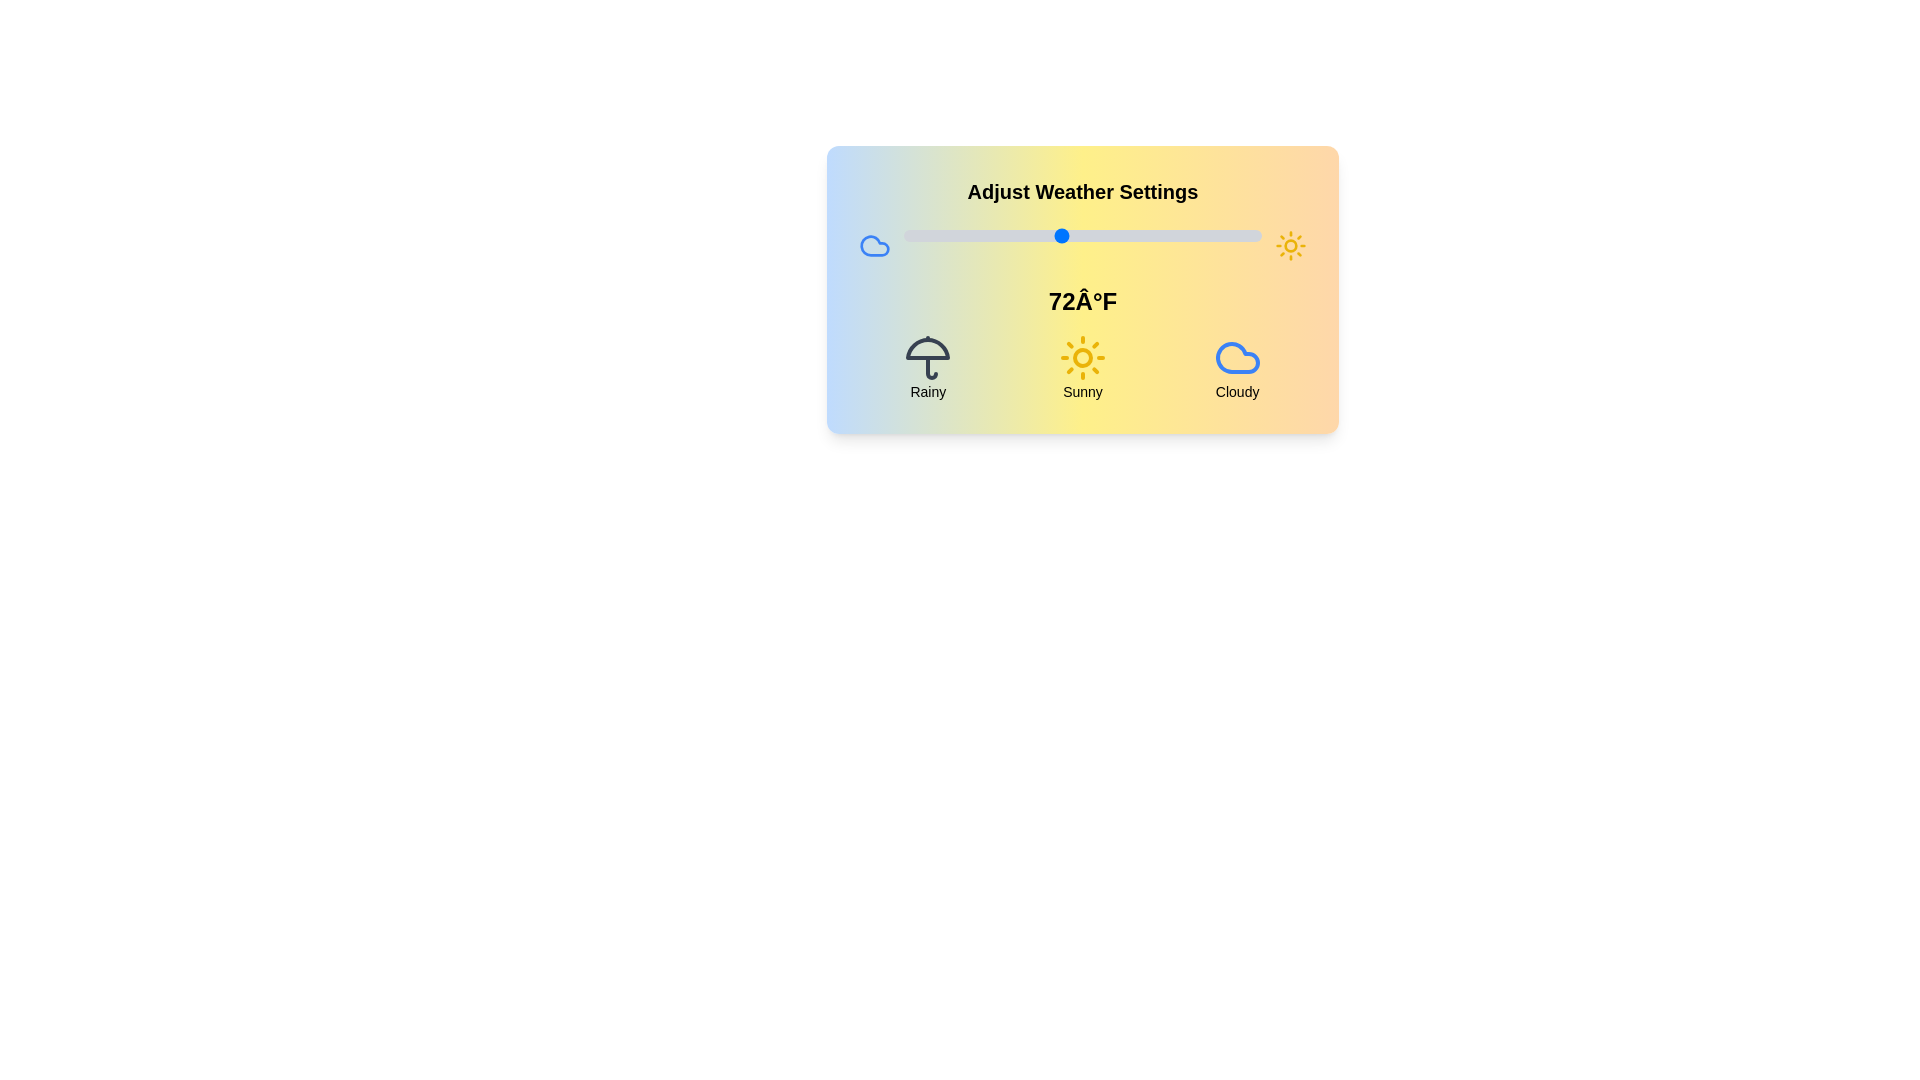 The image size is (1920, 1080). What do you see at coordinates (926, 367) in the screenshot?
I see `the weather icon corresponding to Rainy to observe changes` at bounding box center [926, 367].